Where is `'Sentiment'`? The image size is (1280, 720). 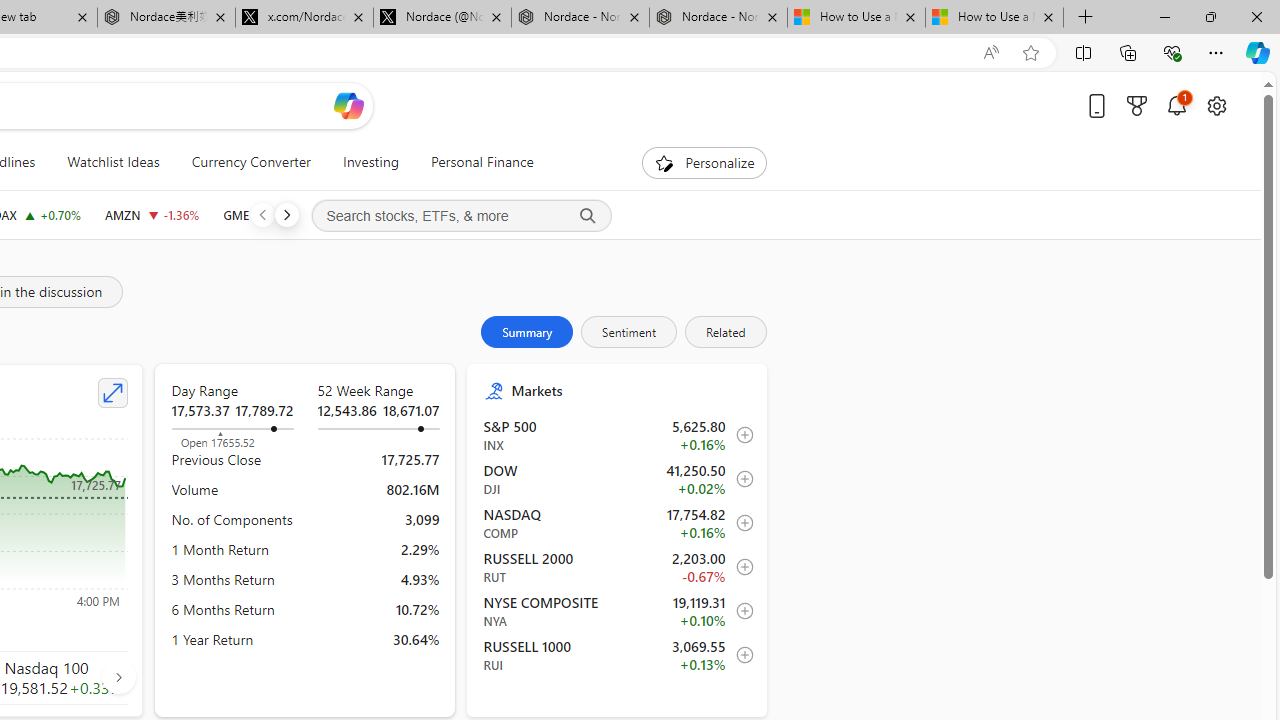 'Sentiment' is located at coordinates (628, 330).